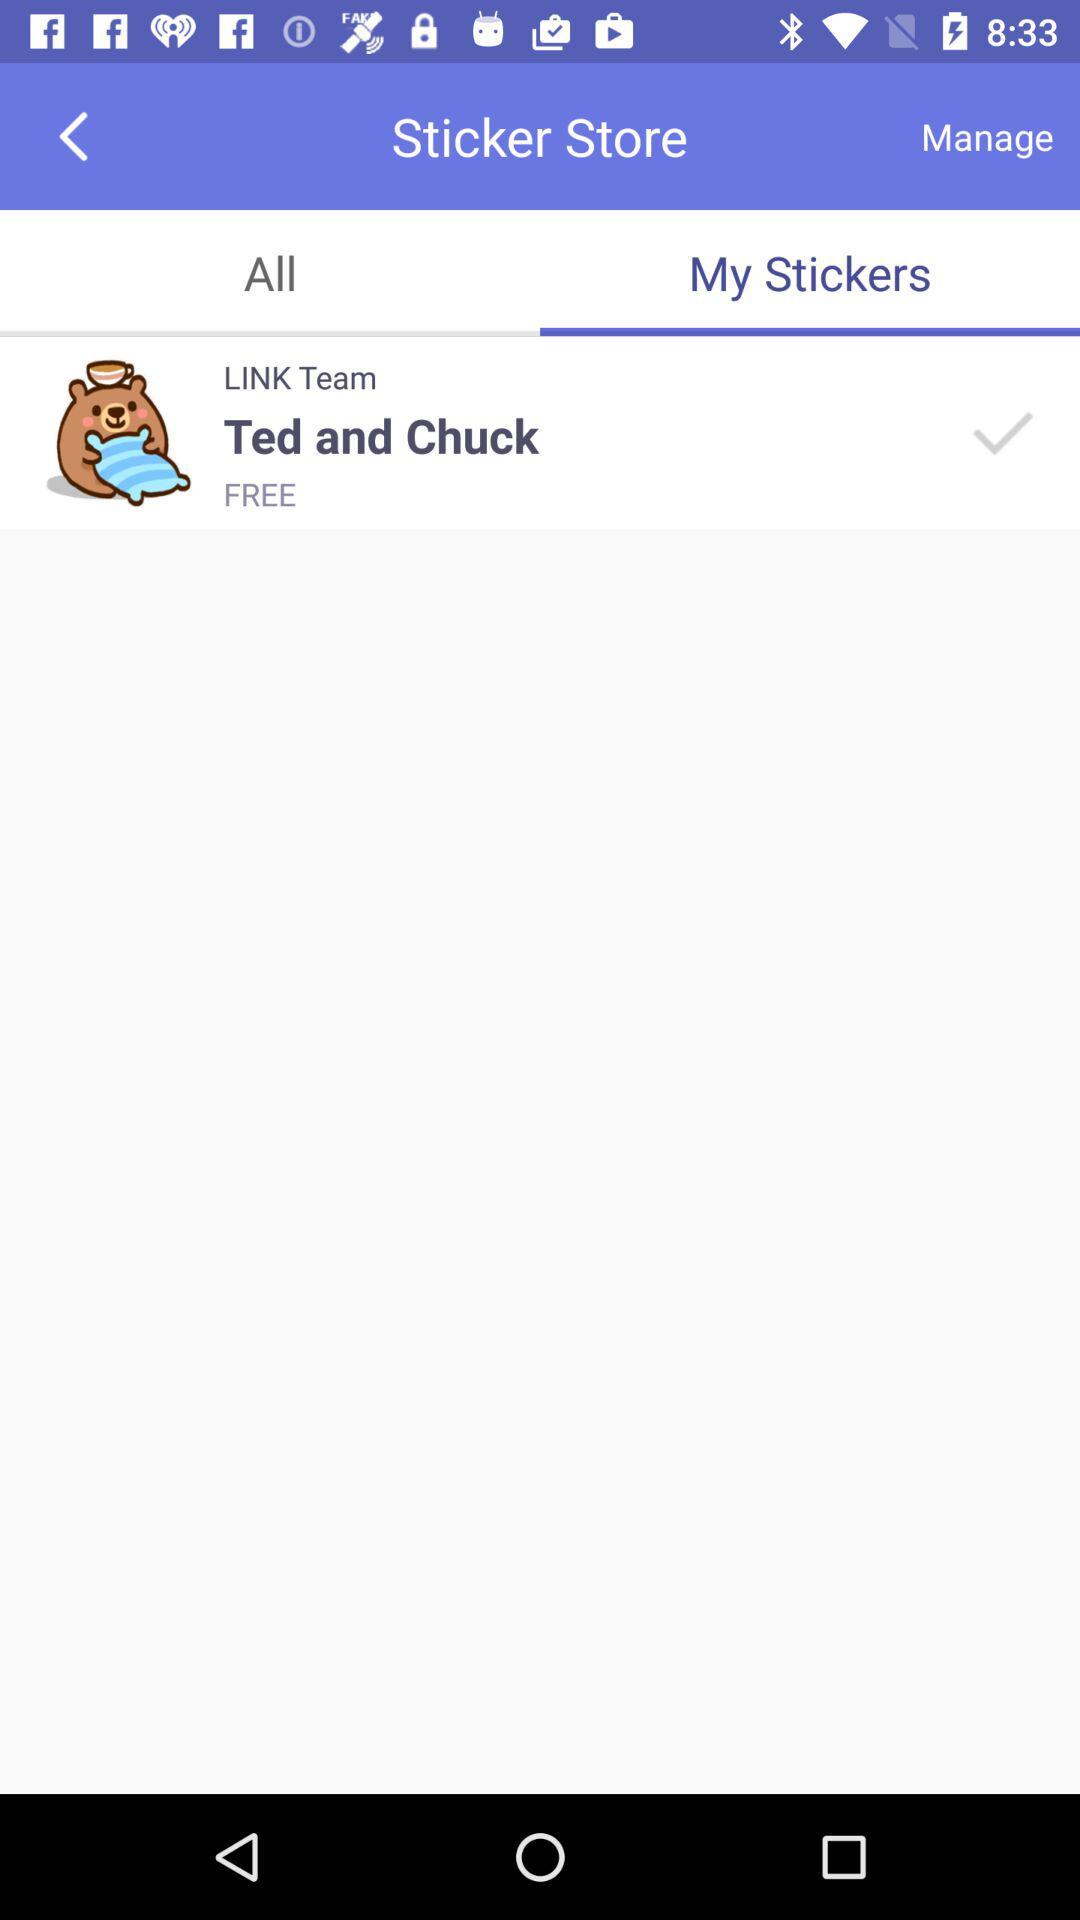 The height and width of the screenshot is (1920, 1080). What do you see at coordinates (1000, 431) in the screenshot?
I see `the app next to the ted and chuck` at bounding box center [1000, 431].